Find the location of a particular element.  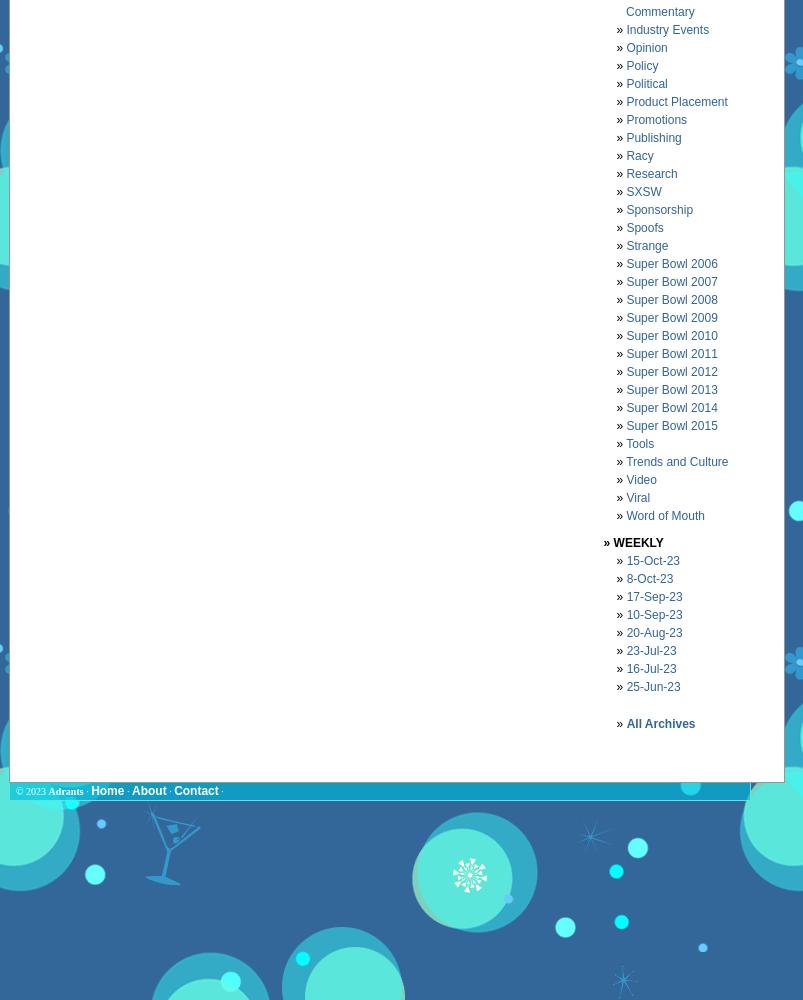

'10-Sep-23' is located at coordinates (653, 613).